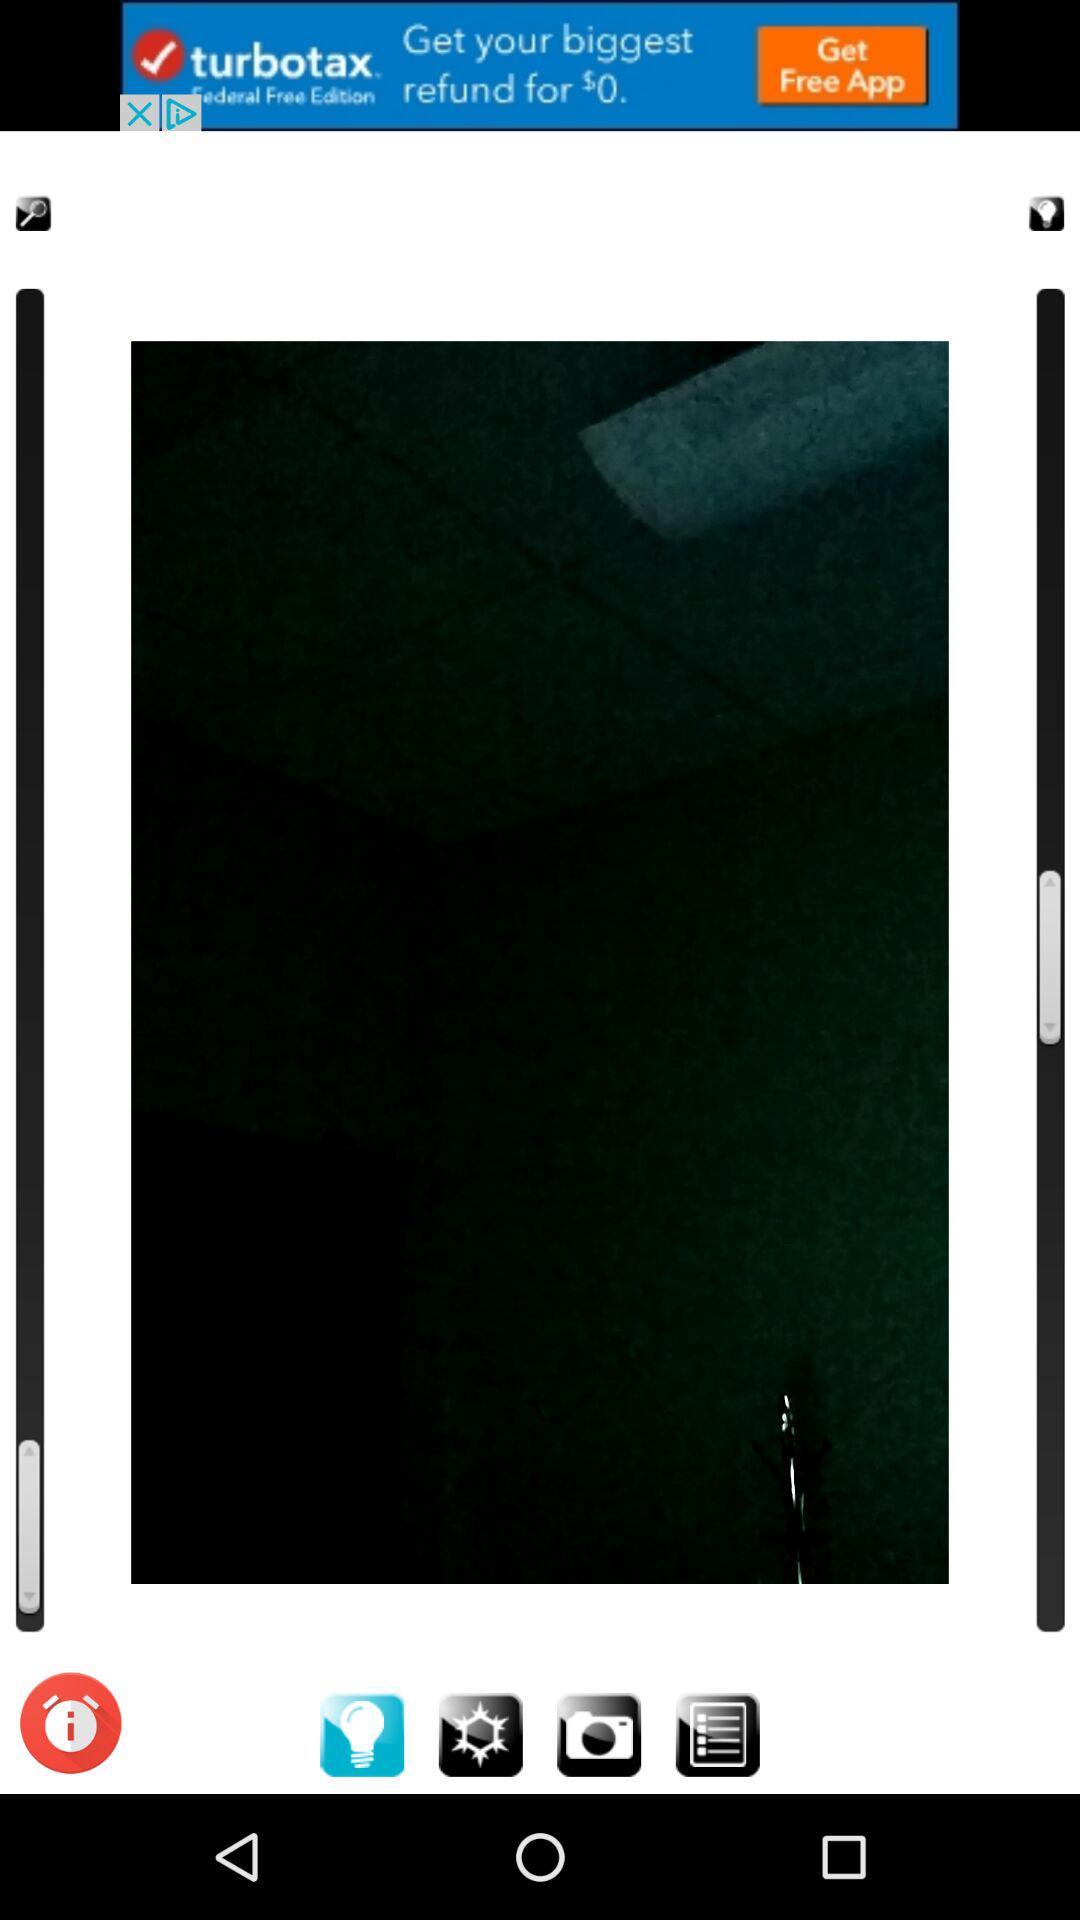 The image size is (1080, 1920). What do you see at coordinates (480, 1733) in the screenshot?
I see `weather` at bounding box center [480, 1733].